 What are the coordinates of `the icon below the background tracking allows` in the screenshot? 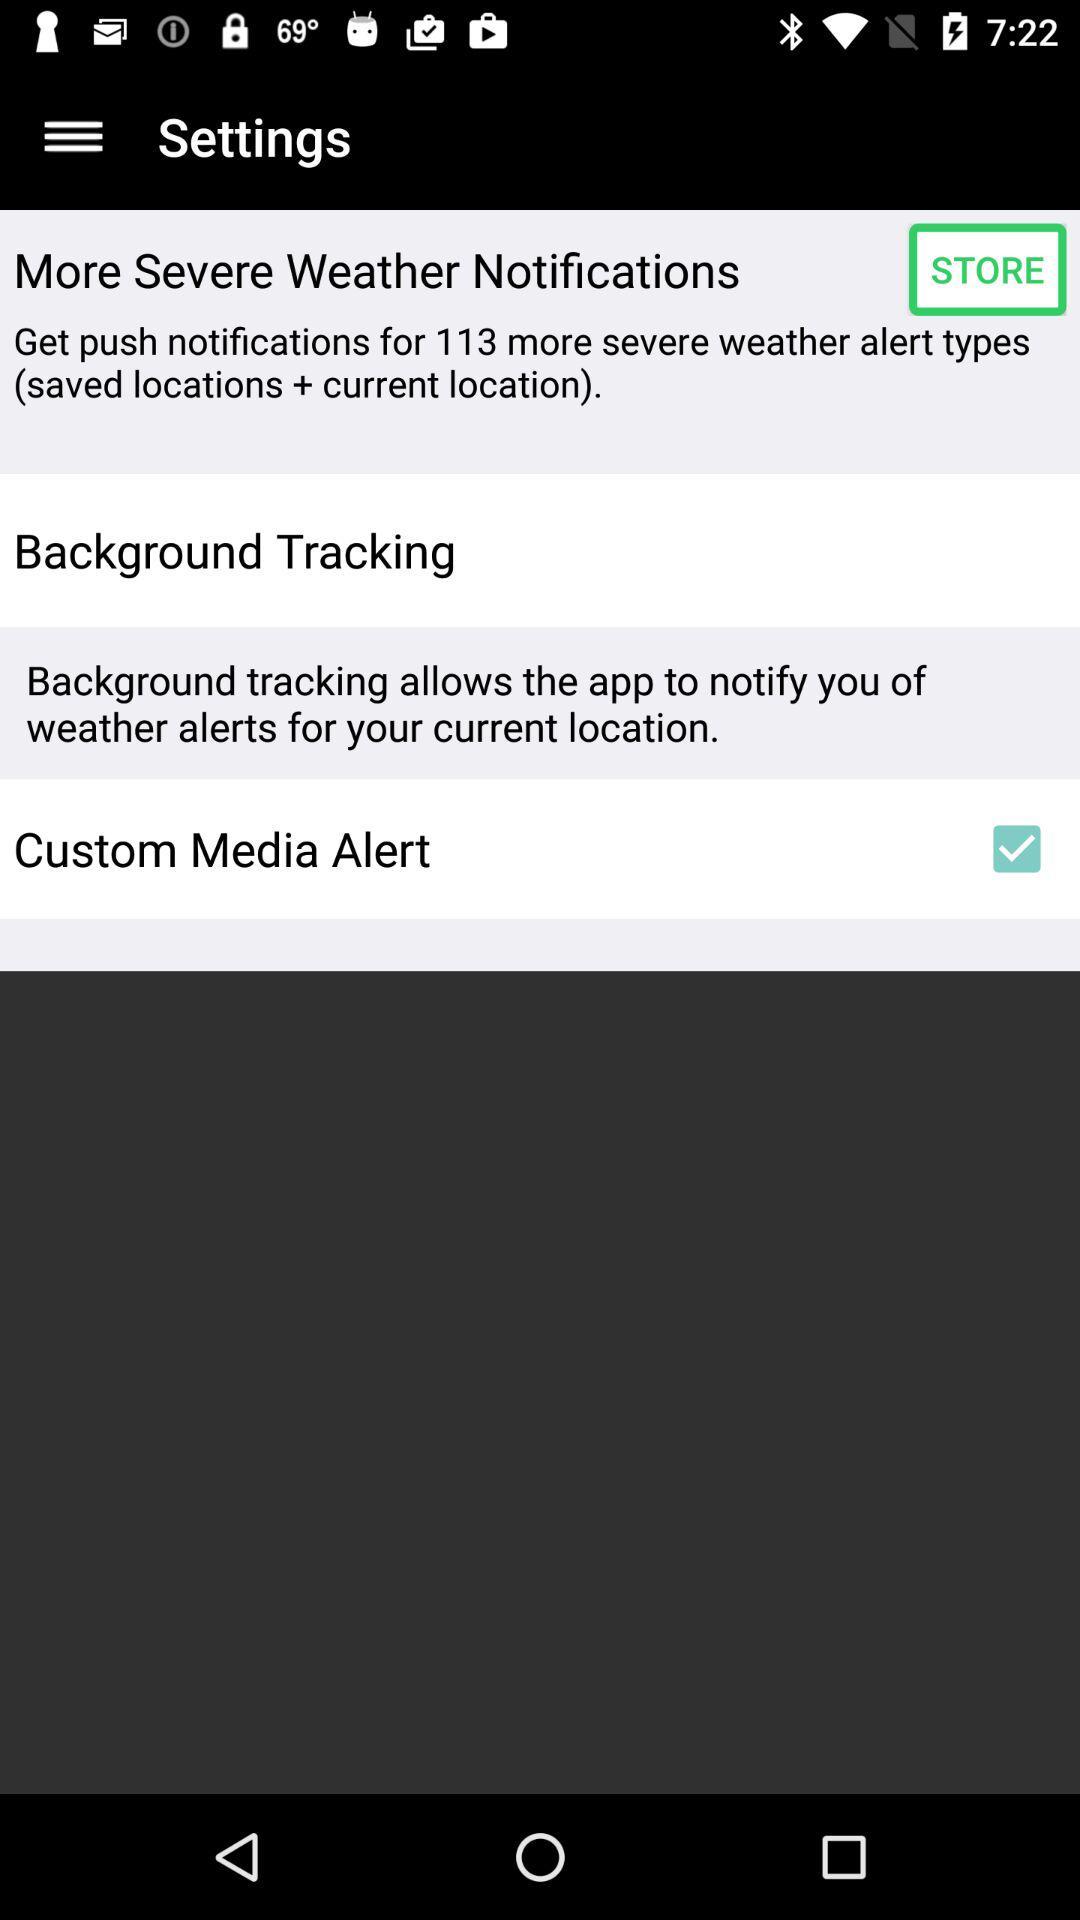 It's located at (483, 848).